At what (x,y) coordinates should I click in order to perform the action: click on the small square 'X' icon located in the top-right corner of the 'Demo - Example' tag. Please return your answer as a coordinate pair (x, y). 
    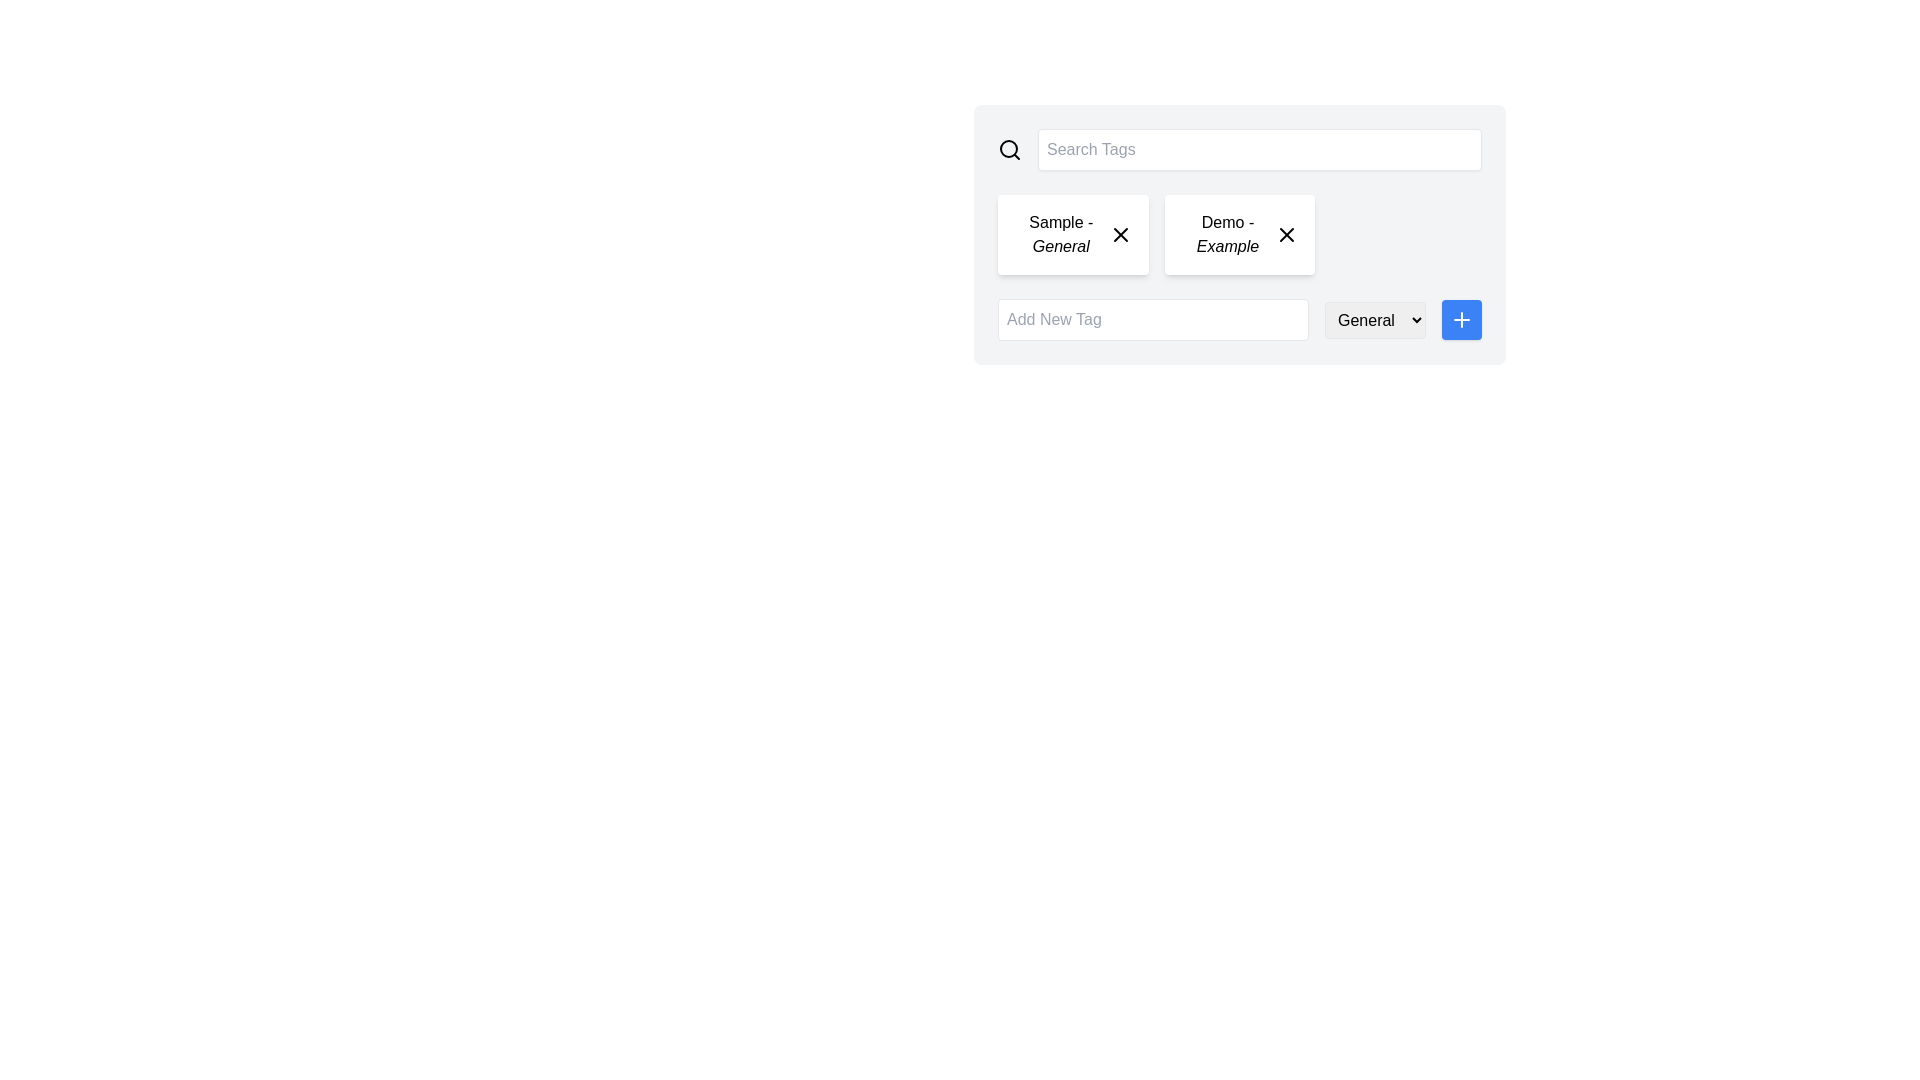
    Looking at the image, I should click on (1287, 234).